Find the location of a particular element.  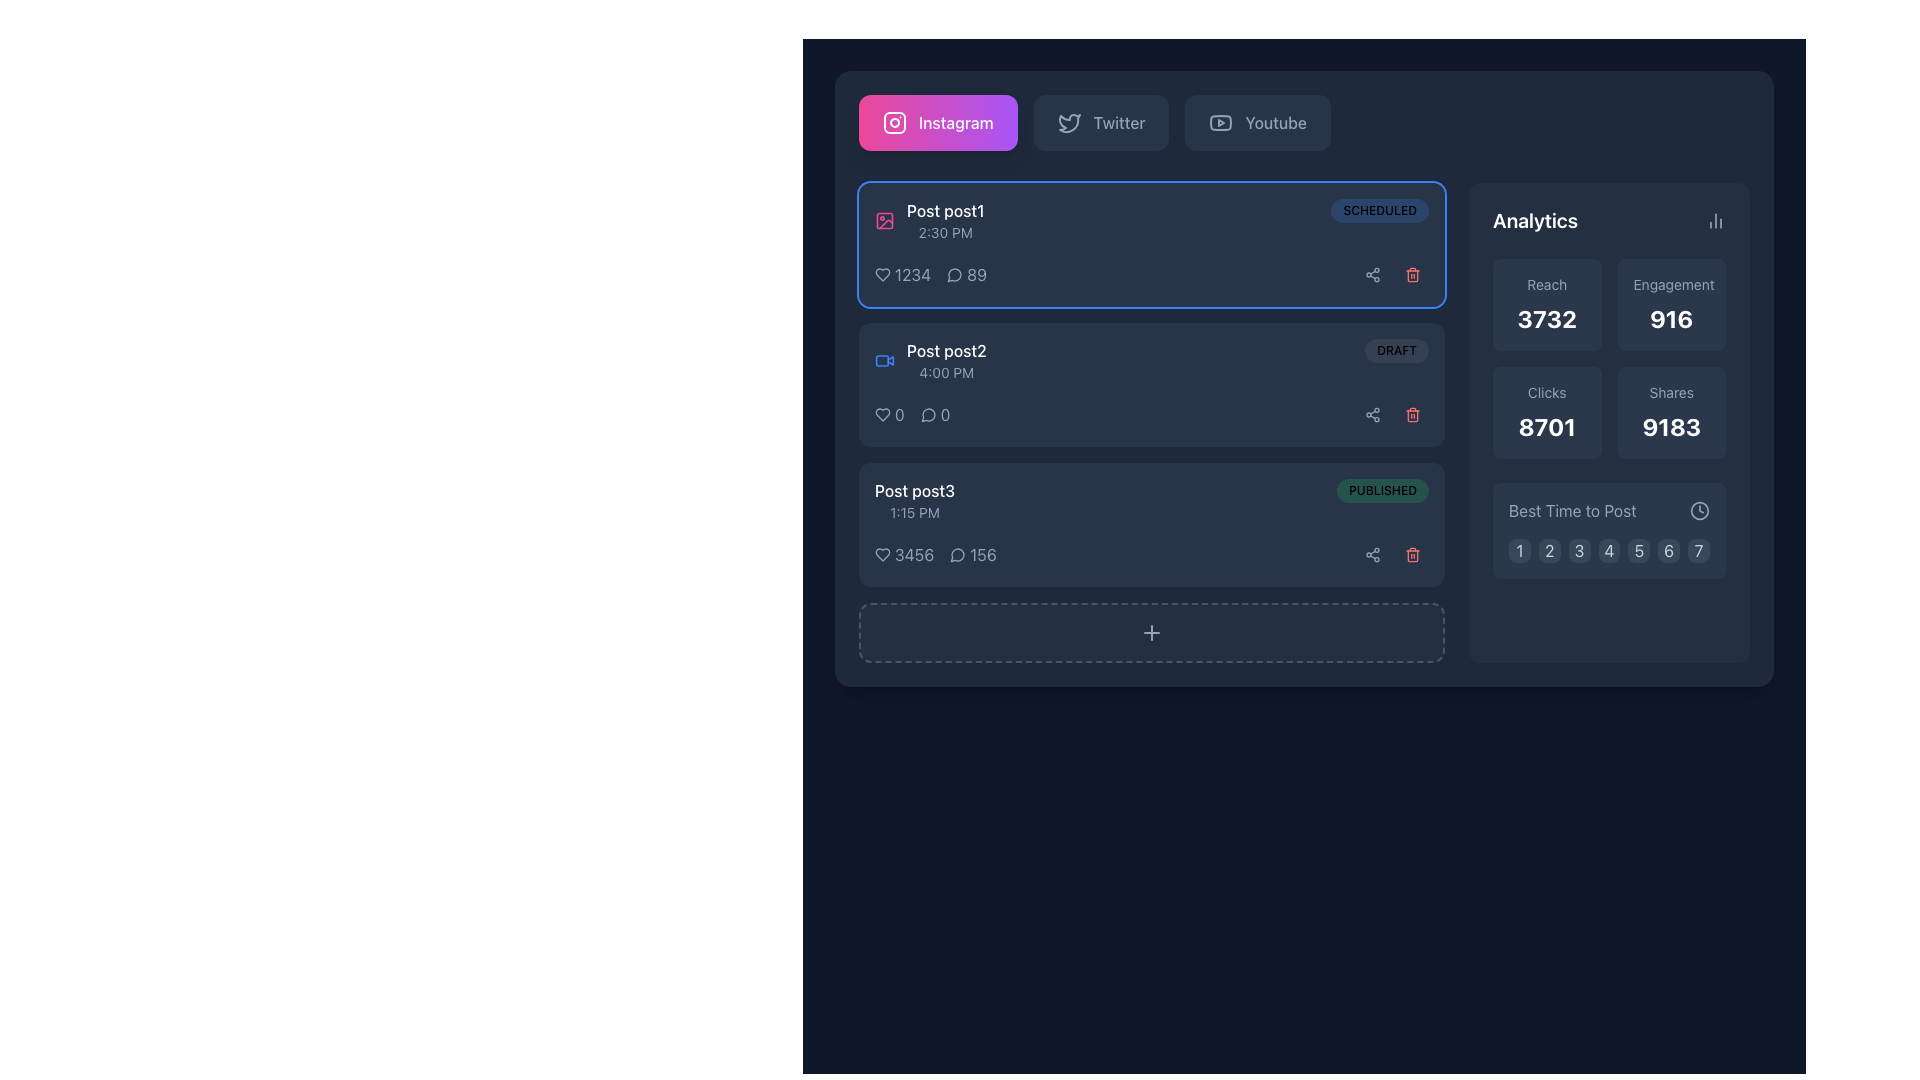

the comments icon located near 'Post post1' under the Instagram tab, which is positioned to the right of the heart icon and left of the numerical count is located at coordinates (953, 275).